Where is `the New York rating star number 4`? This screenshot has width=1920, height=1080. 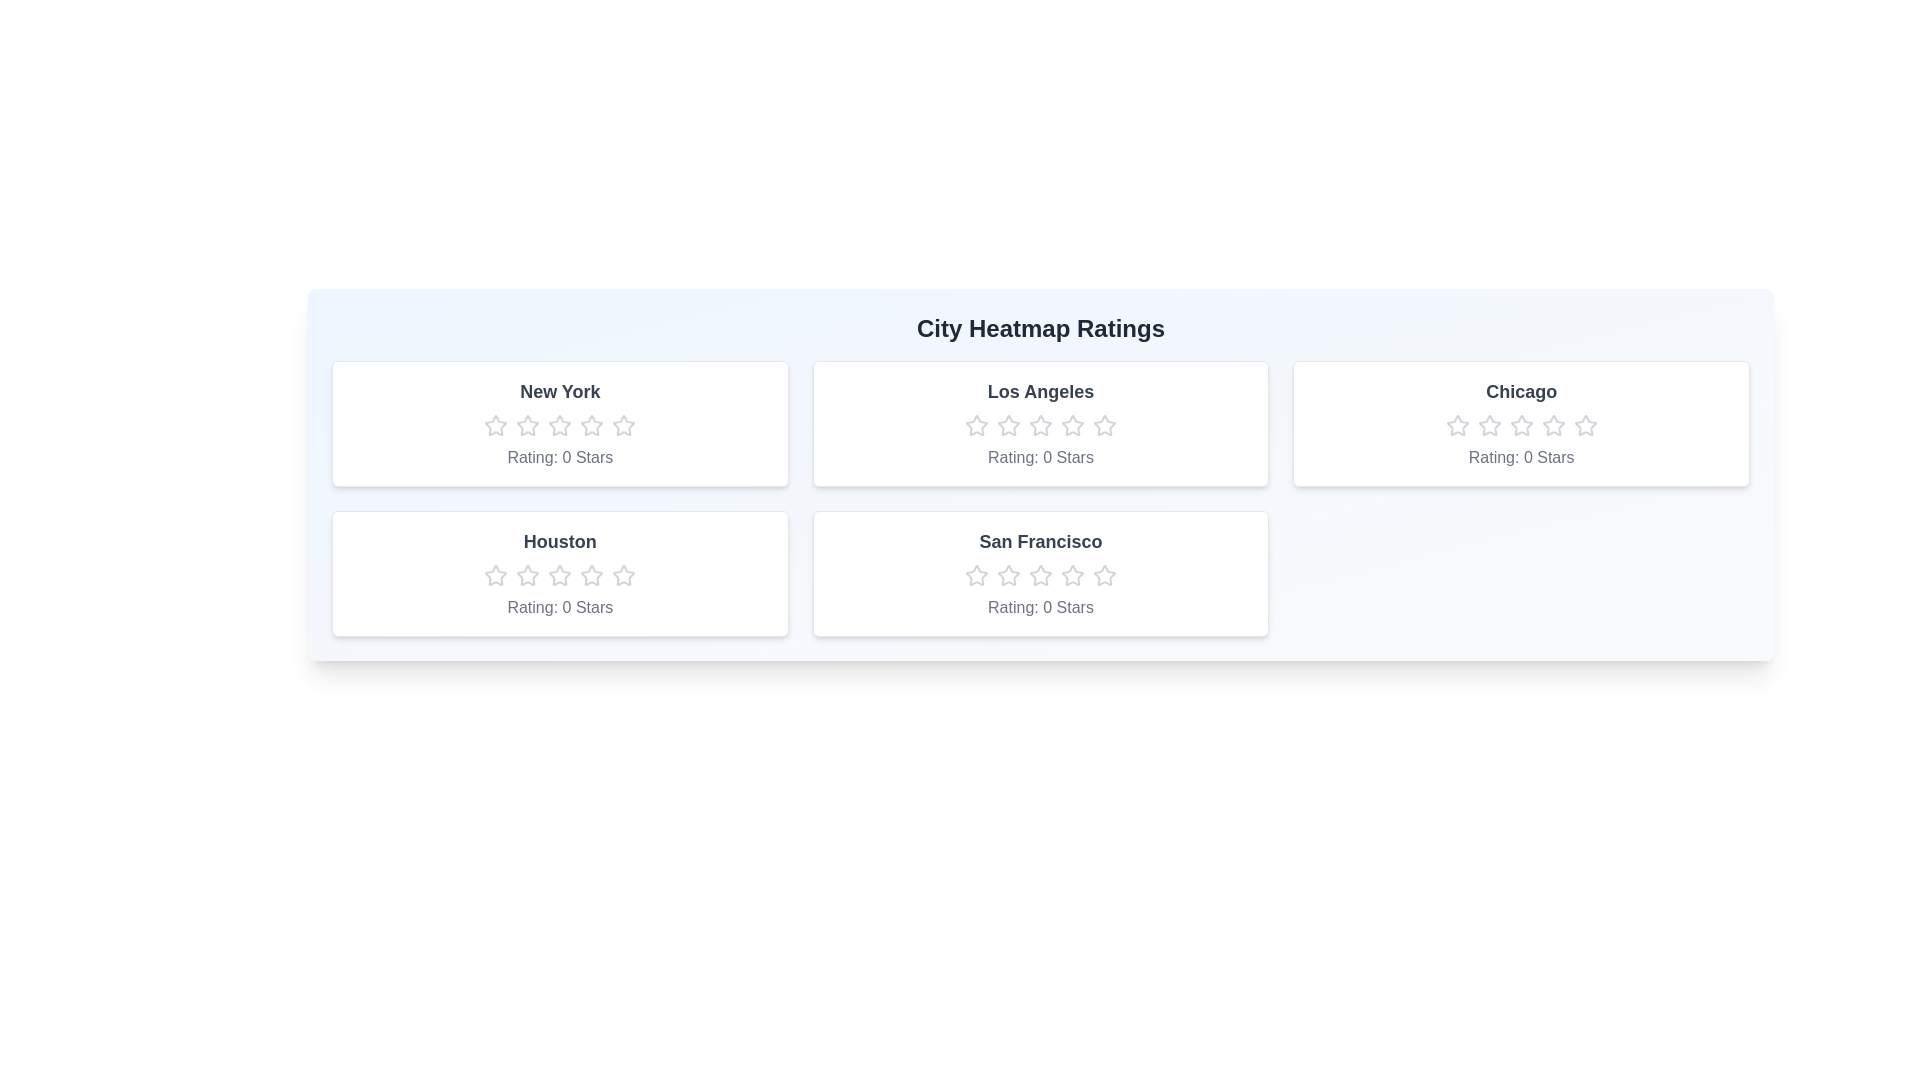
the New York rating star number 4 is located at coordinates (591, 424).